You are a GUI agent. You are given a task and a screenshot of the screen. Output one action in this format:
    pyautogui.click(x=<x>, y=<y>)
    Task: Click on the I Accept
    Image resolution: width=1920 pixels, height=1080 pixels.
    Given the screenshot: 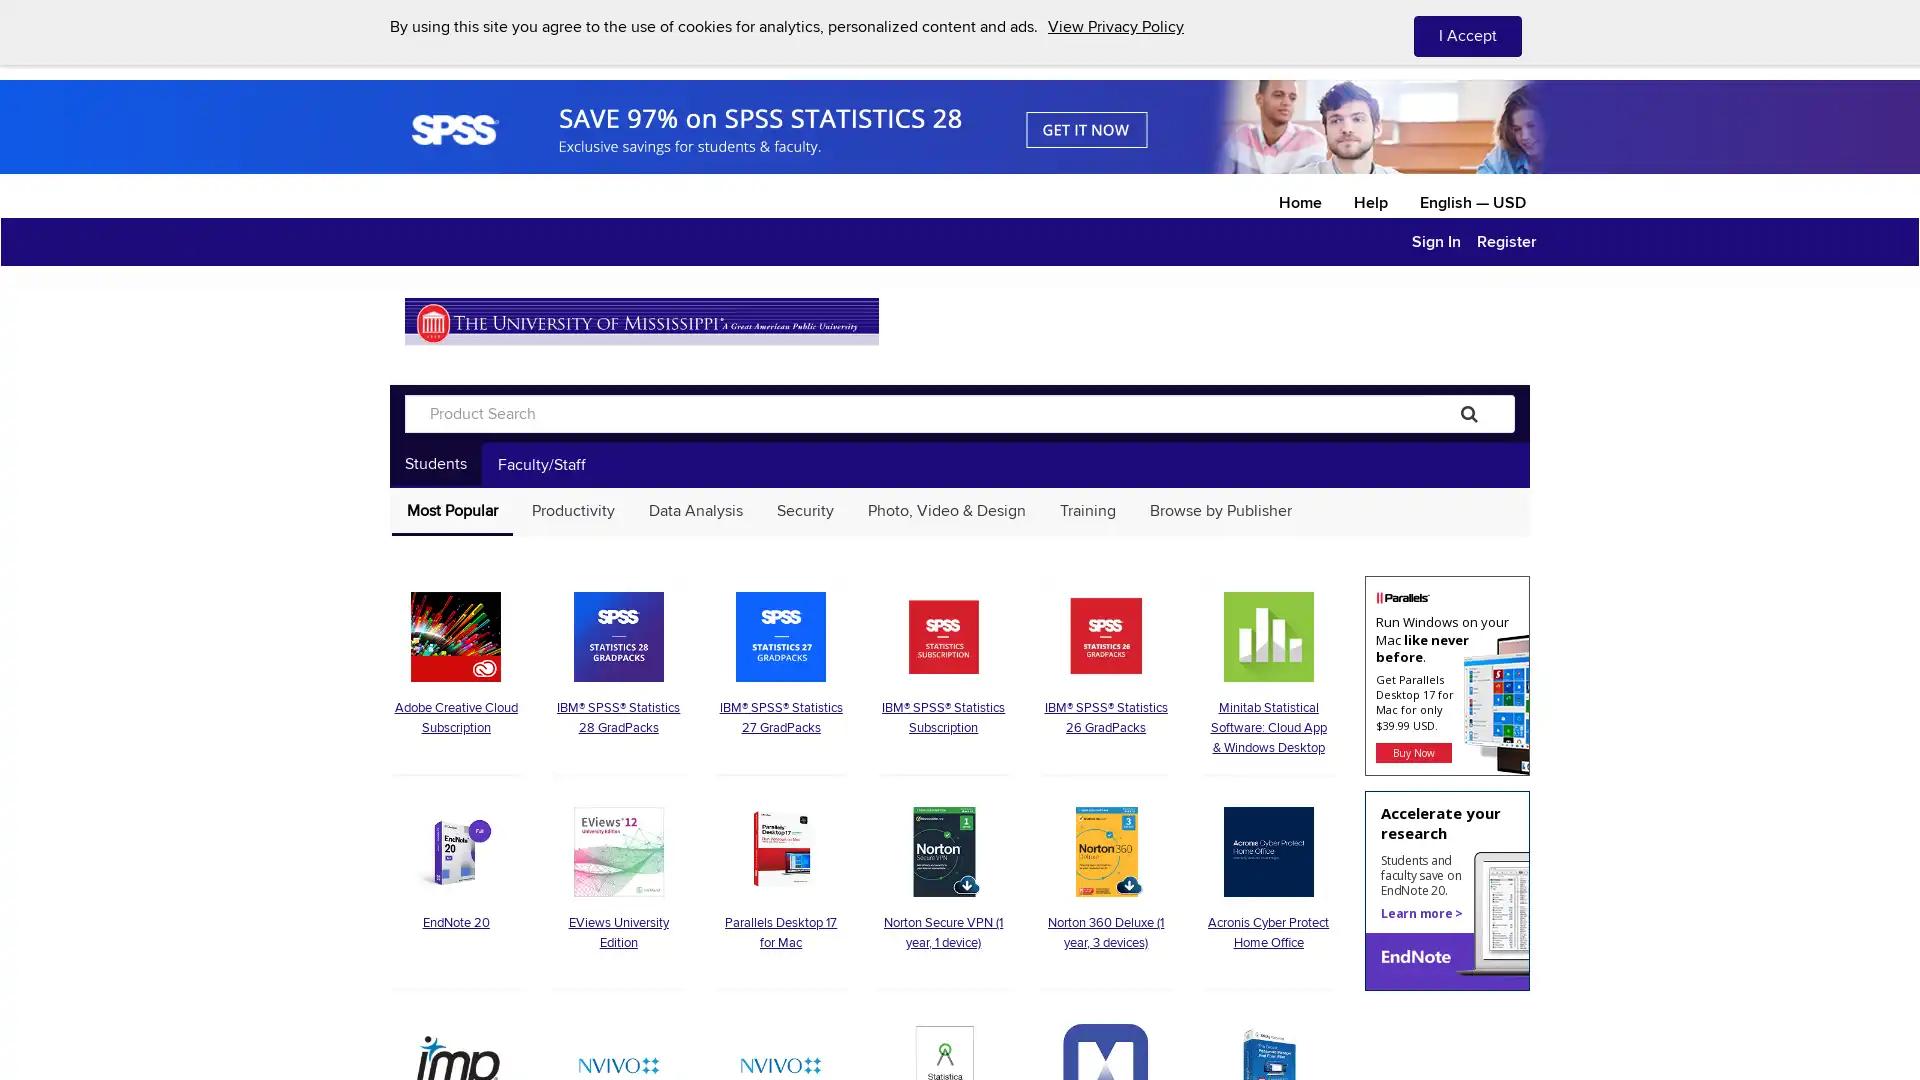 What is the action you would take?
    pyautogui.click(x=1468, y=35)
    